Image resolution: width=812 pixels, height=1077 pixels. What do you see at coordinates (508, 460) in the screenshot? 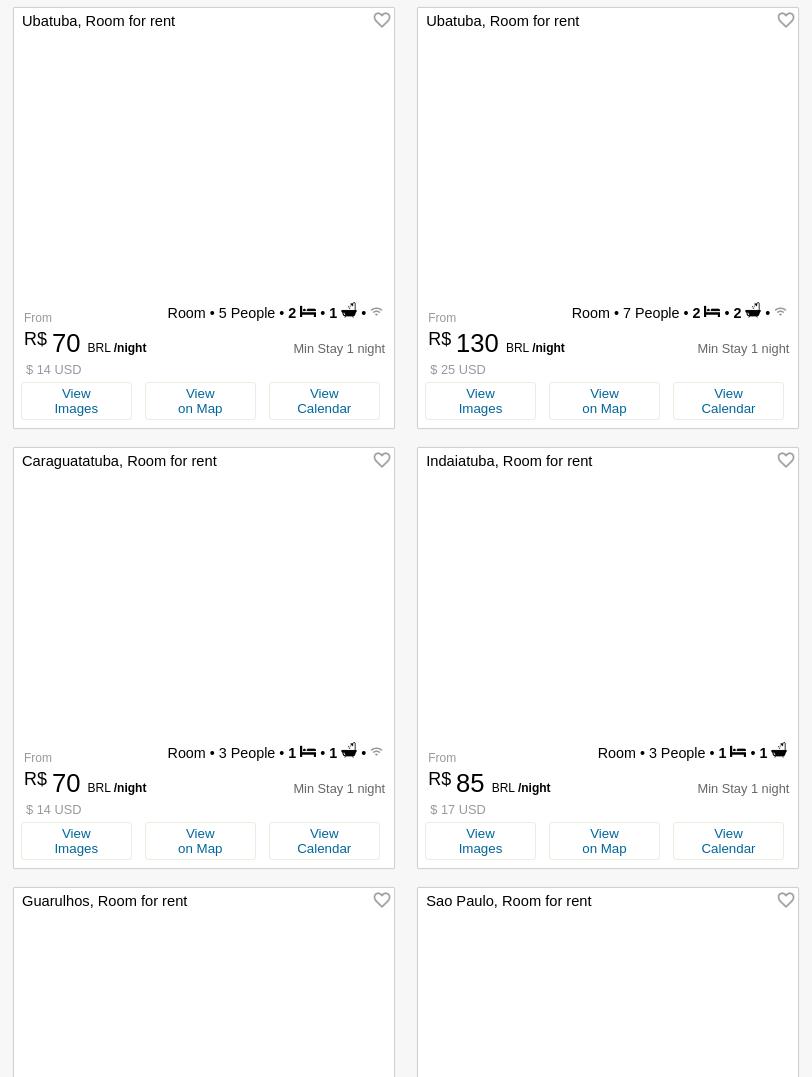
I see `'Indaiatuba, Room for rent'` at bounding box center [508, 460].